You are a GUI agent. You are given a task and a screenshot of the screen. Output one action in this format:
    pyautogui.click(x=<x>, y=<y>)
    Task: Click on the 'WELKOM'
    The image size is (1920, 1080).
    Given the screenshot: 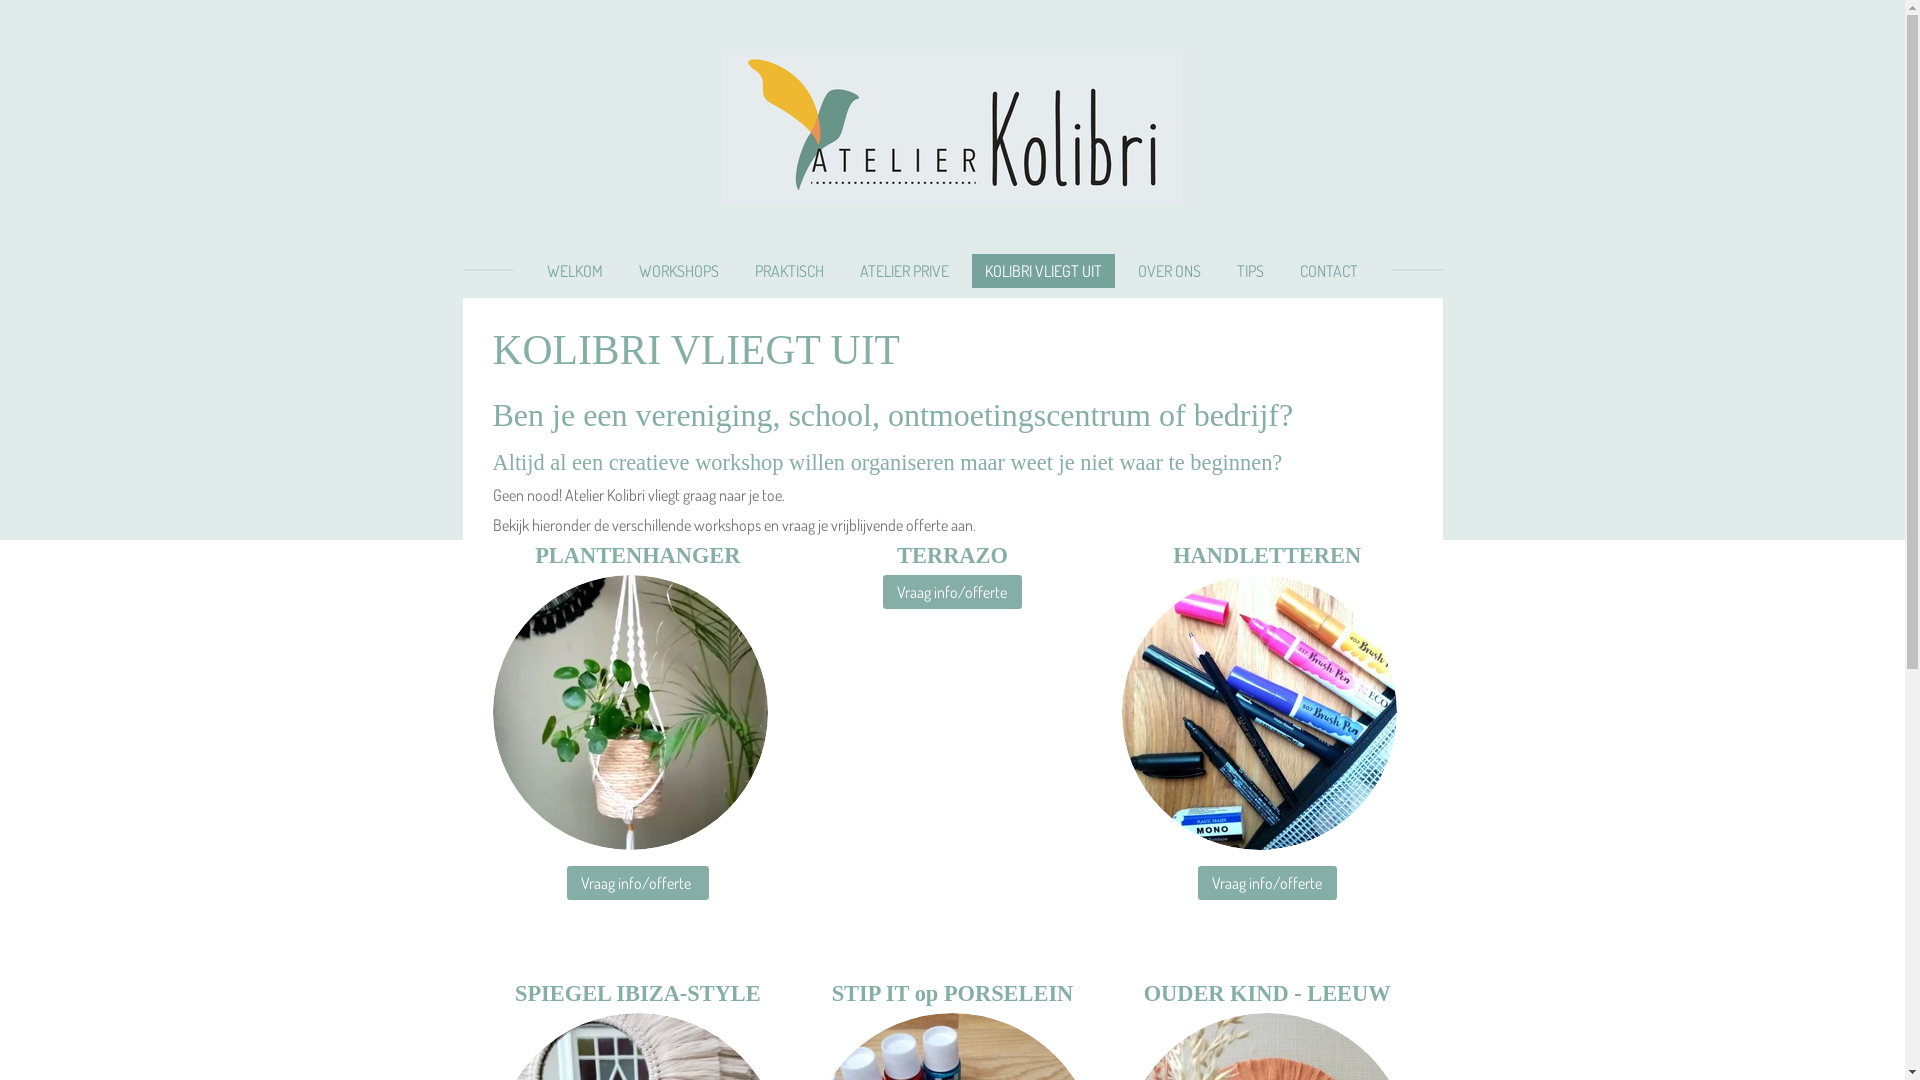 What is the action you would take?
    pyautogui.click(x=574, y=270)
    